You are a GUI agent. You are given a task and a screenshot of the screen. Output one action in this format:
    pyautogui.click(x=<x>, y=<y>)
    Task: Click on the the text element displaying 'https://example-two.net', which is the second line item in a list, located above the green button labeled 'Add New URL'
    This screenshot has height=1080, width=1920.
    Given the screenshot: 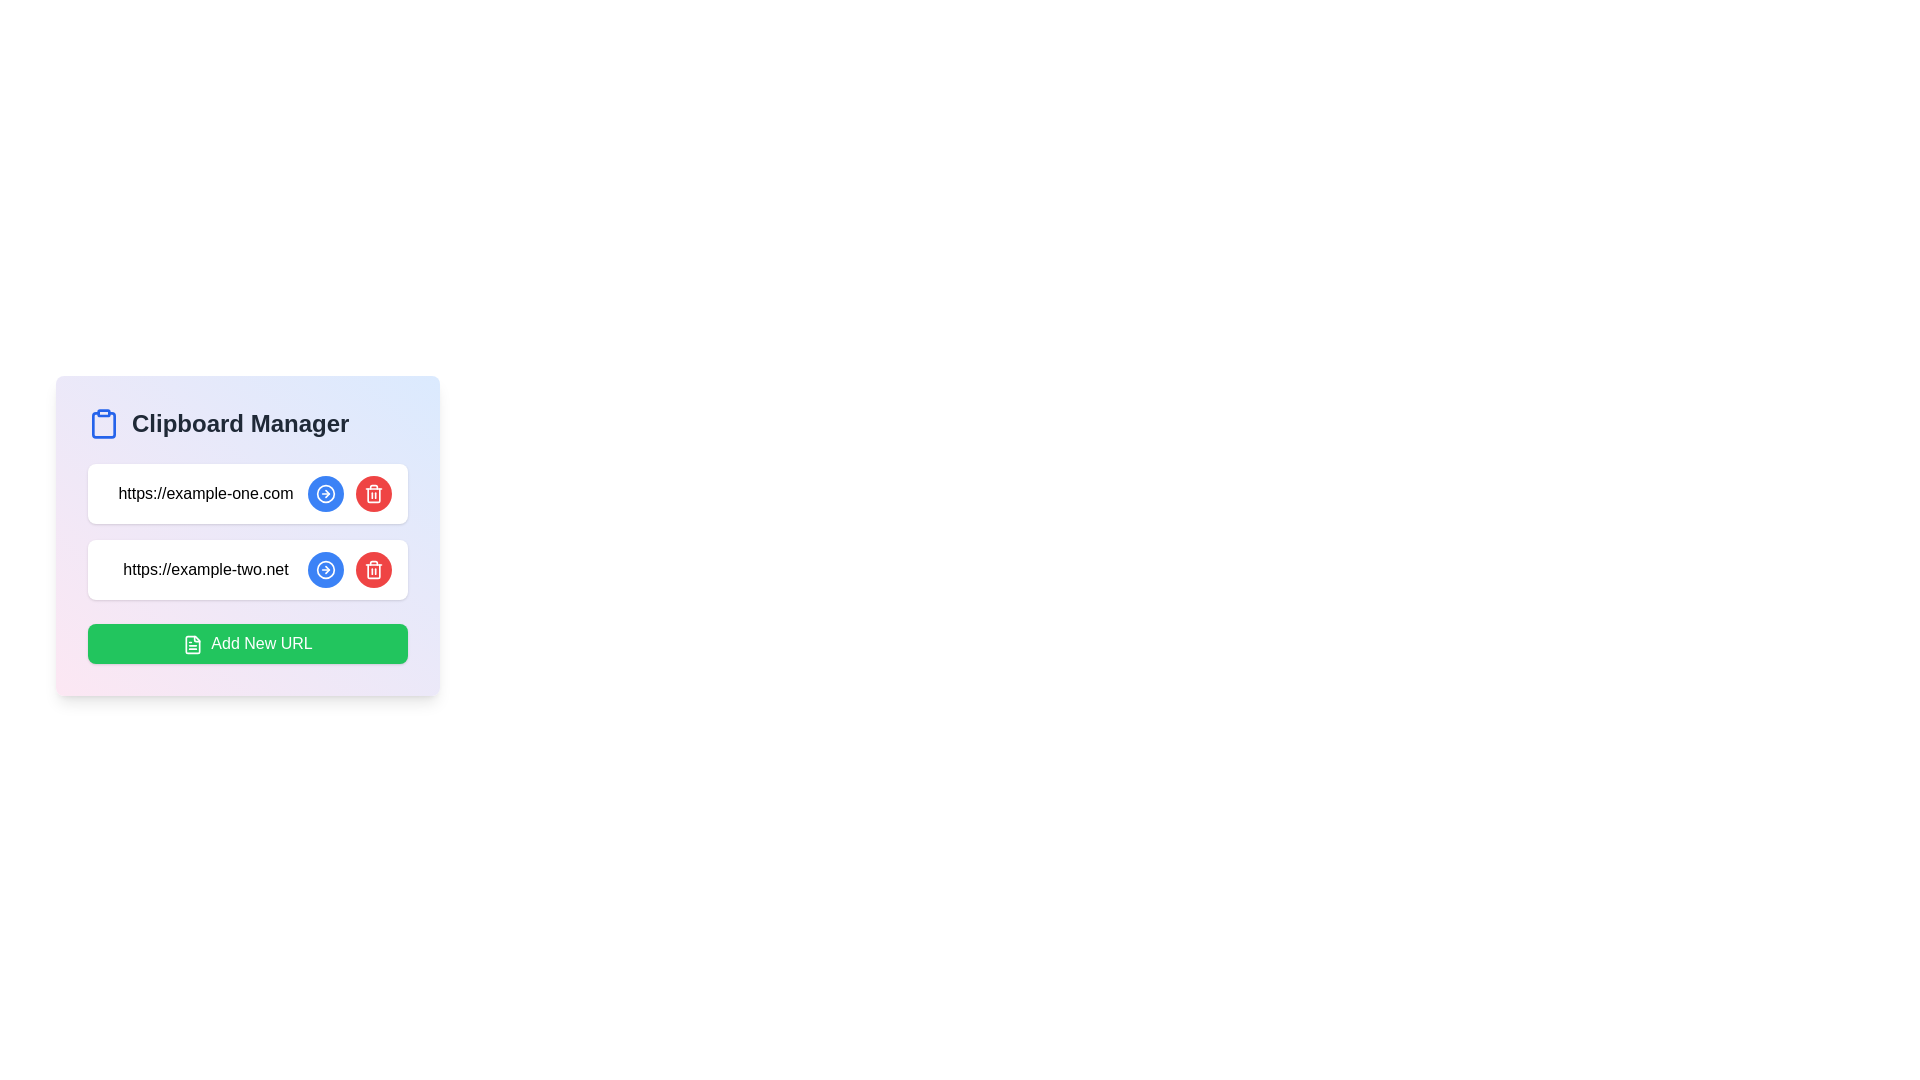 What is the action you would take?
    pyautogui.click(x=206, y=570)
    